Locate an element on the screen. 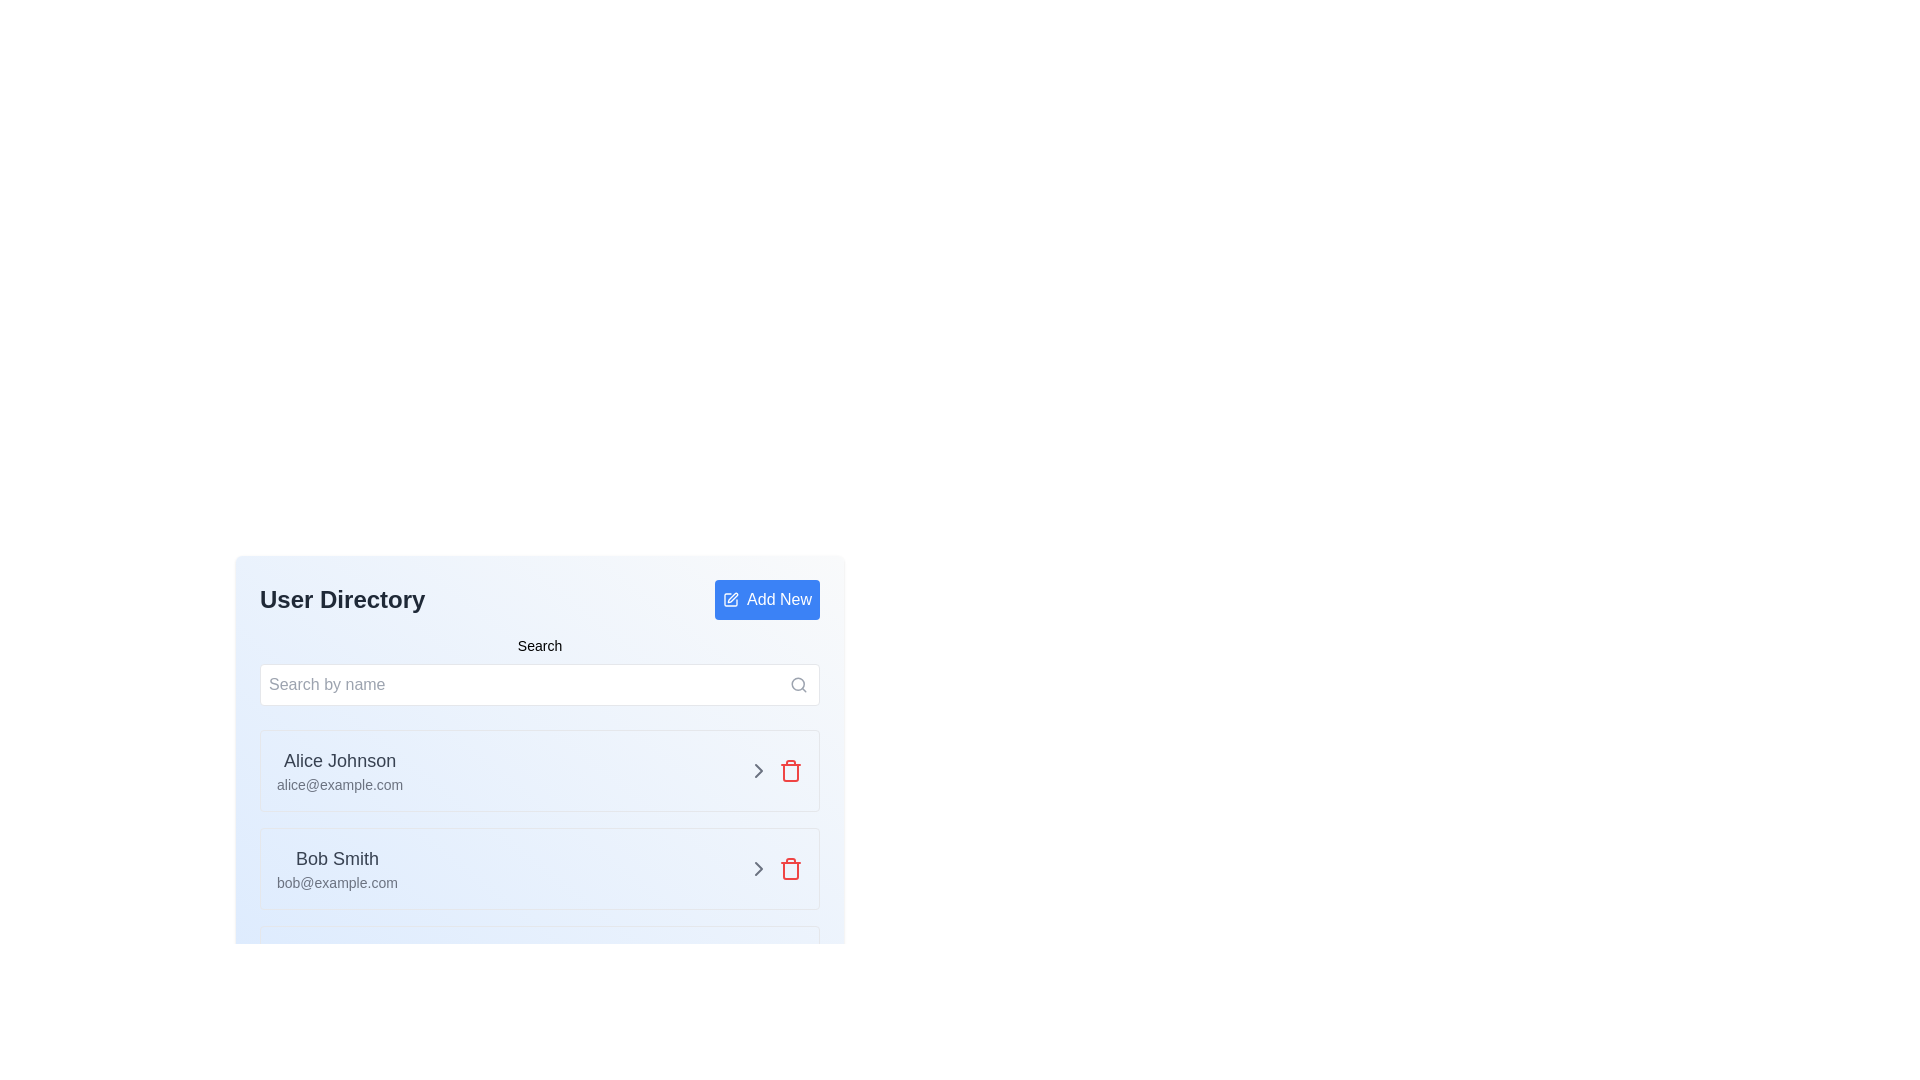 This screenshot has height=1080, width=1920. the arrow icon located on the right side of the card representing user 'Bob Smith' in the 'User Directory' interface is located at coordinates (773, 867).